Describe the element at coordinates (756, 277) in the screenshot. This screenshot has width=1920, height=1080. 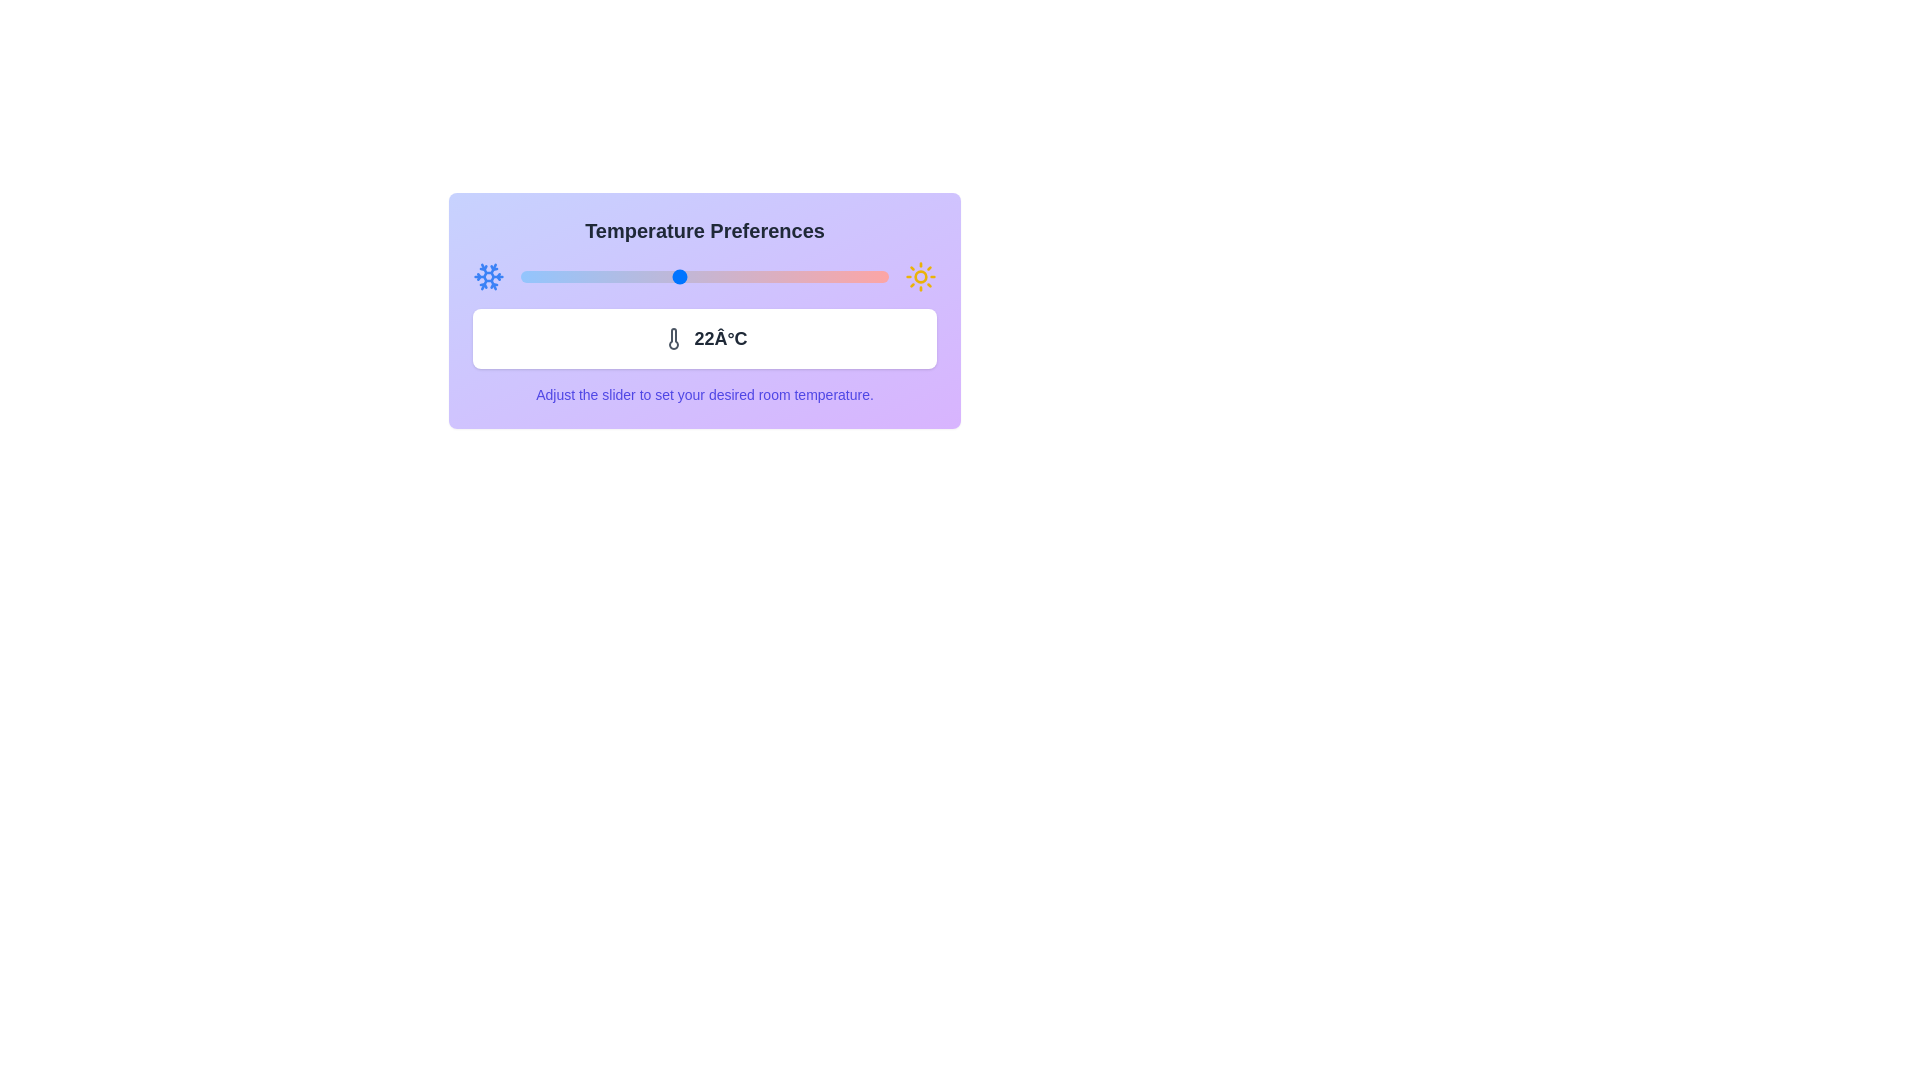
I see `the slider to set the temperature to 25°C` at that location.